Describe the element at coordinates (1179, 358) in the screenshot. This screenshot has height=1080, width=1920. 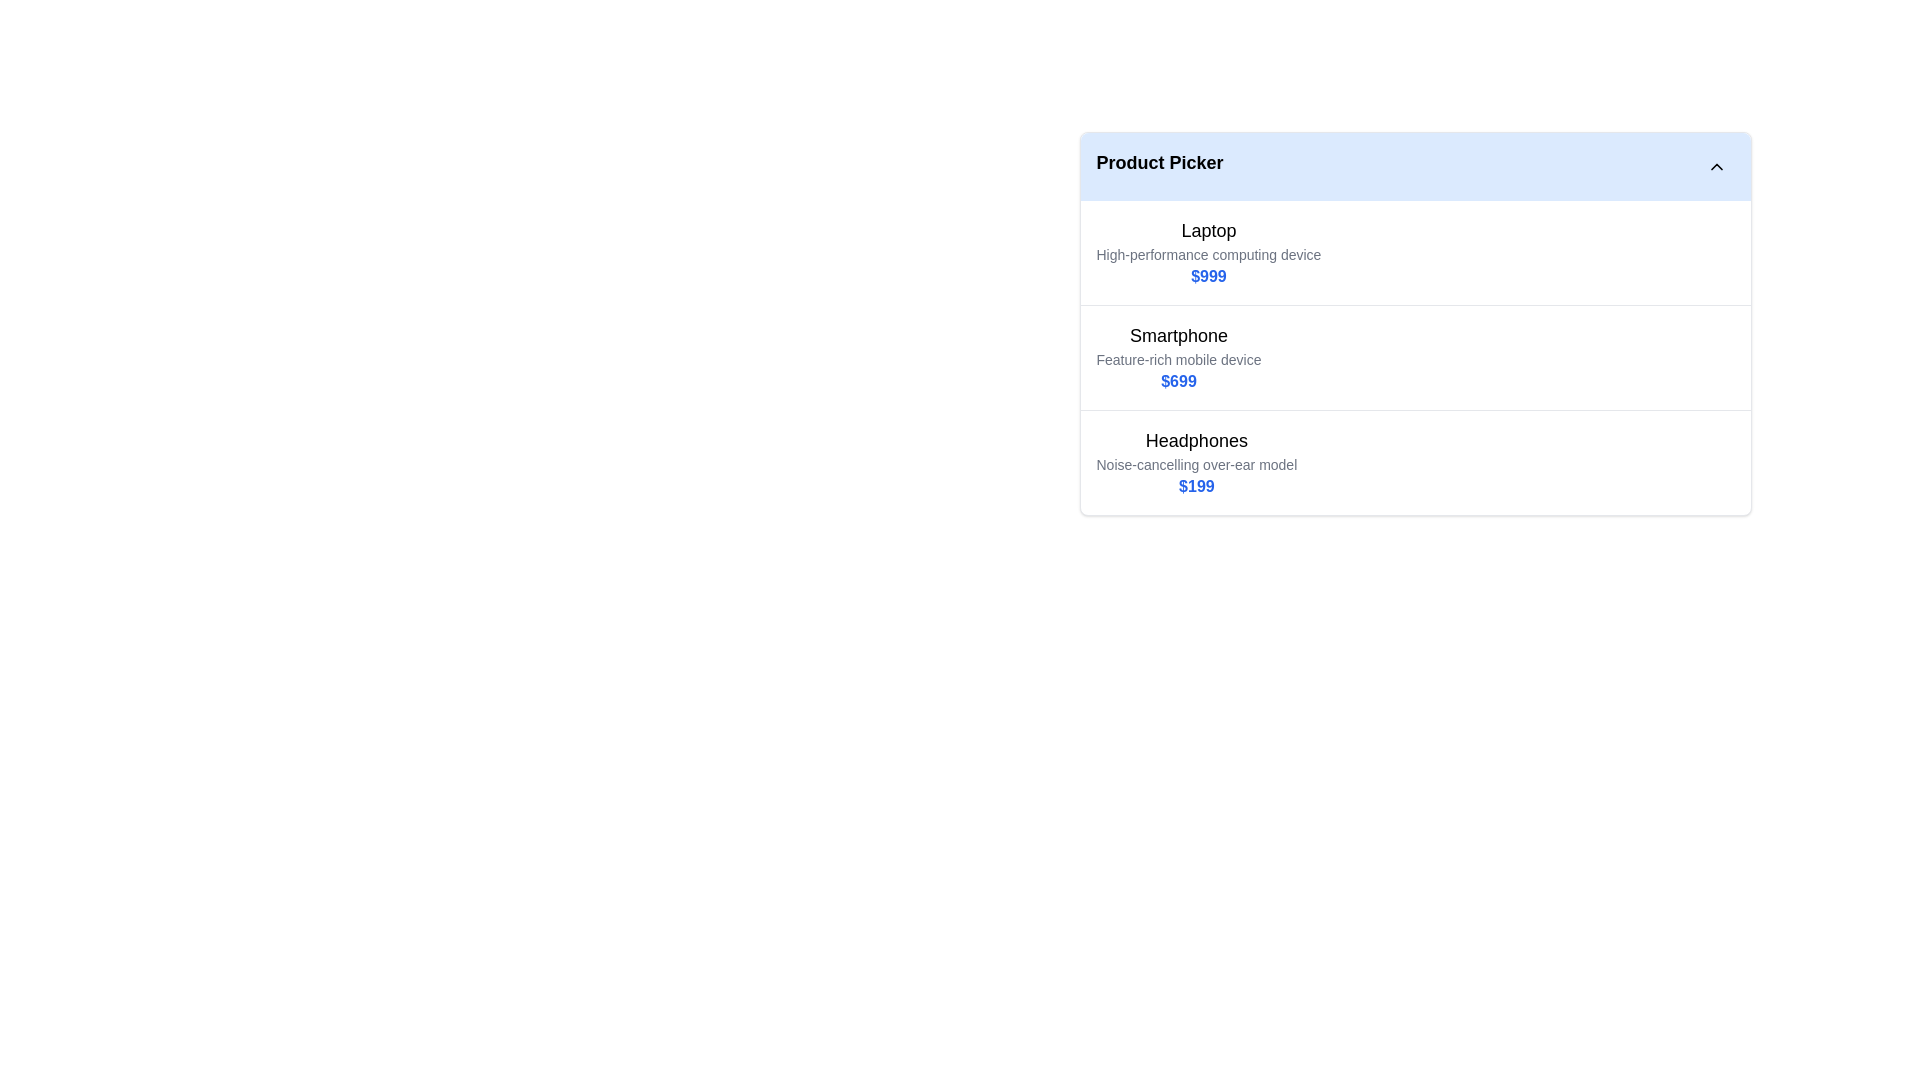
I see `the text 'Feature-rich mobile device' for copying, which is a smaller gray subtitle text located below the 'Smartphone' heading` at that location.